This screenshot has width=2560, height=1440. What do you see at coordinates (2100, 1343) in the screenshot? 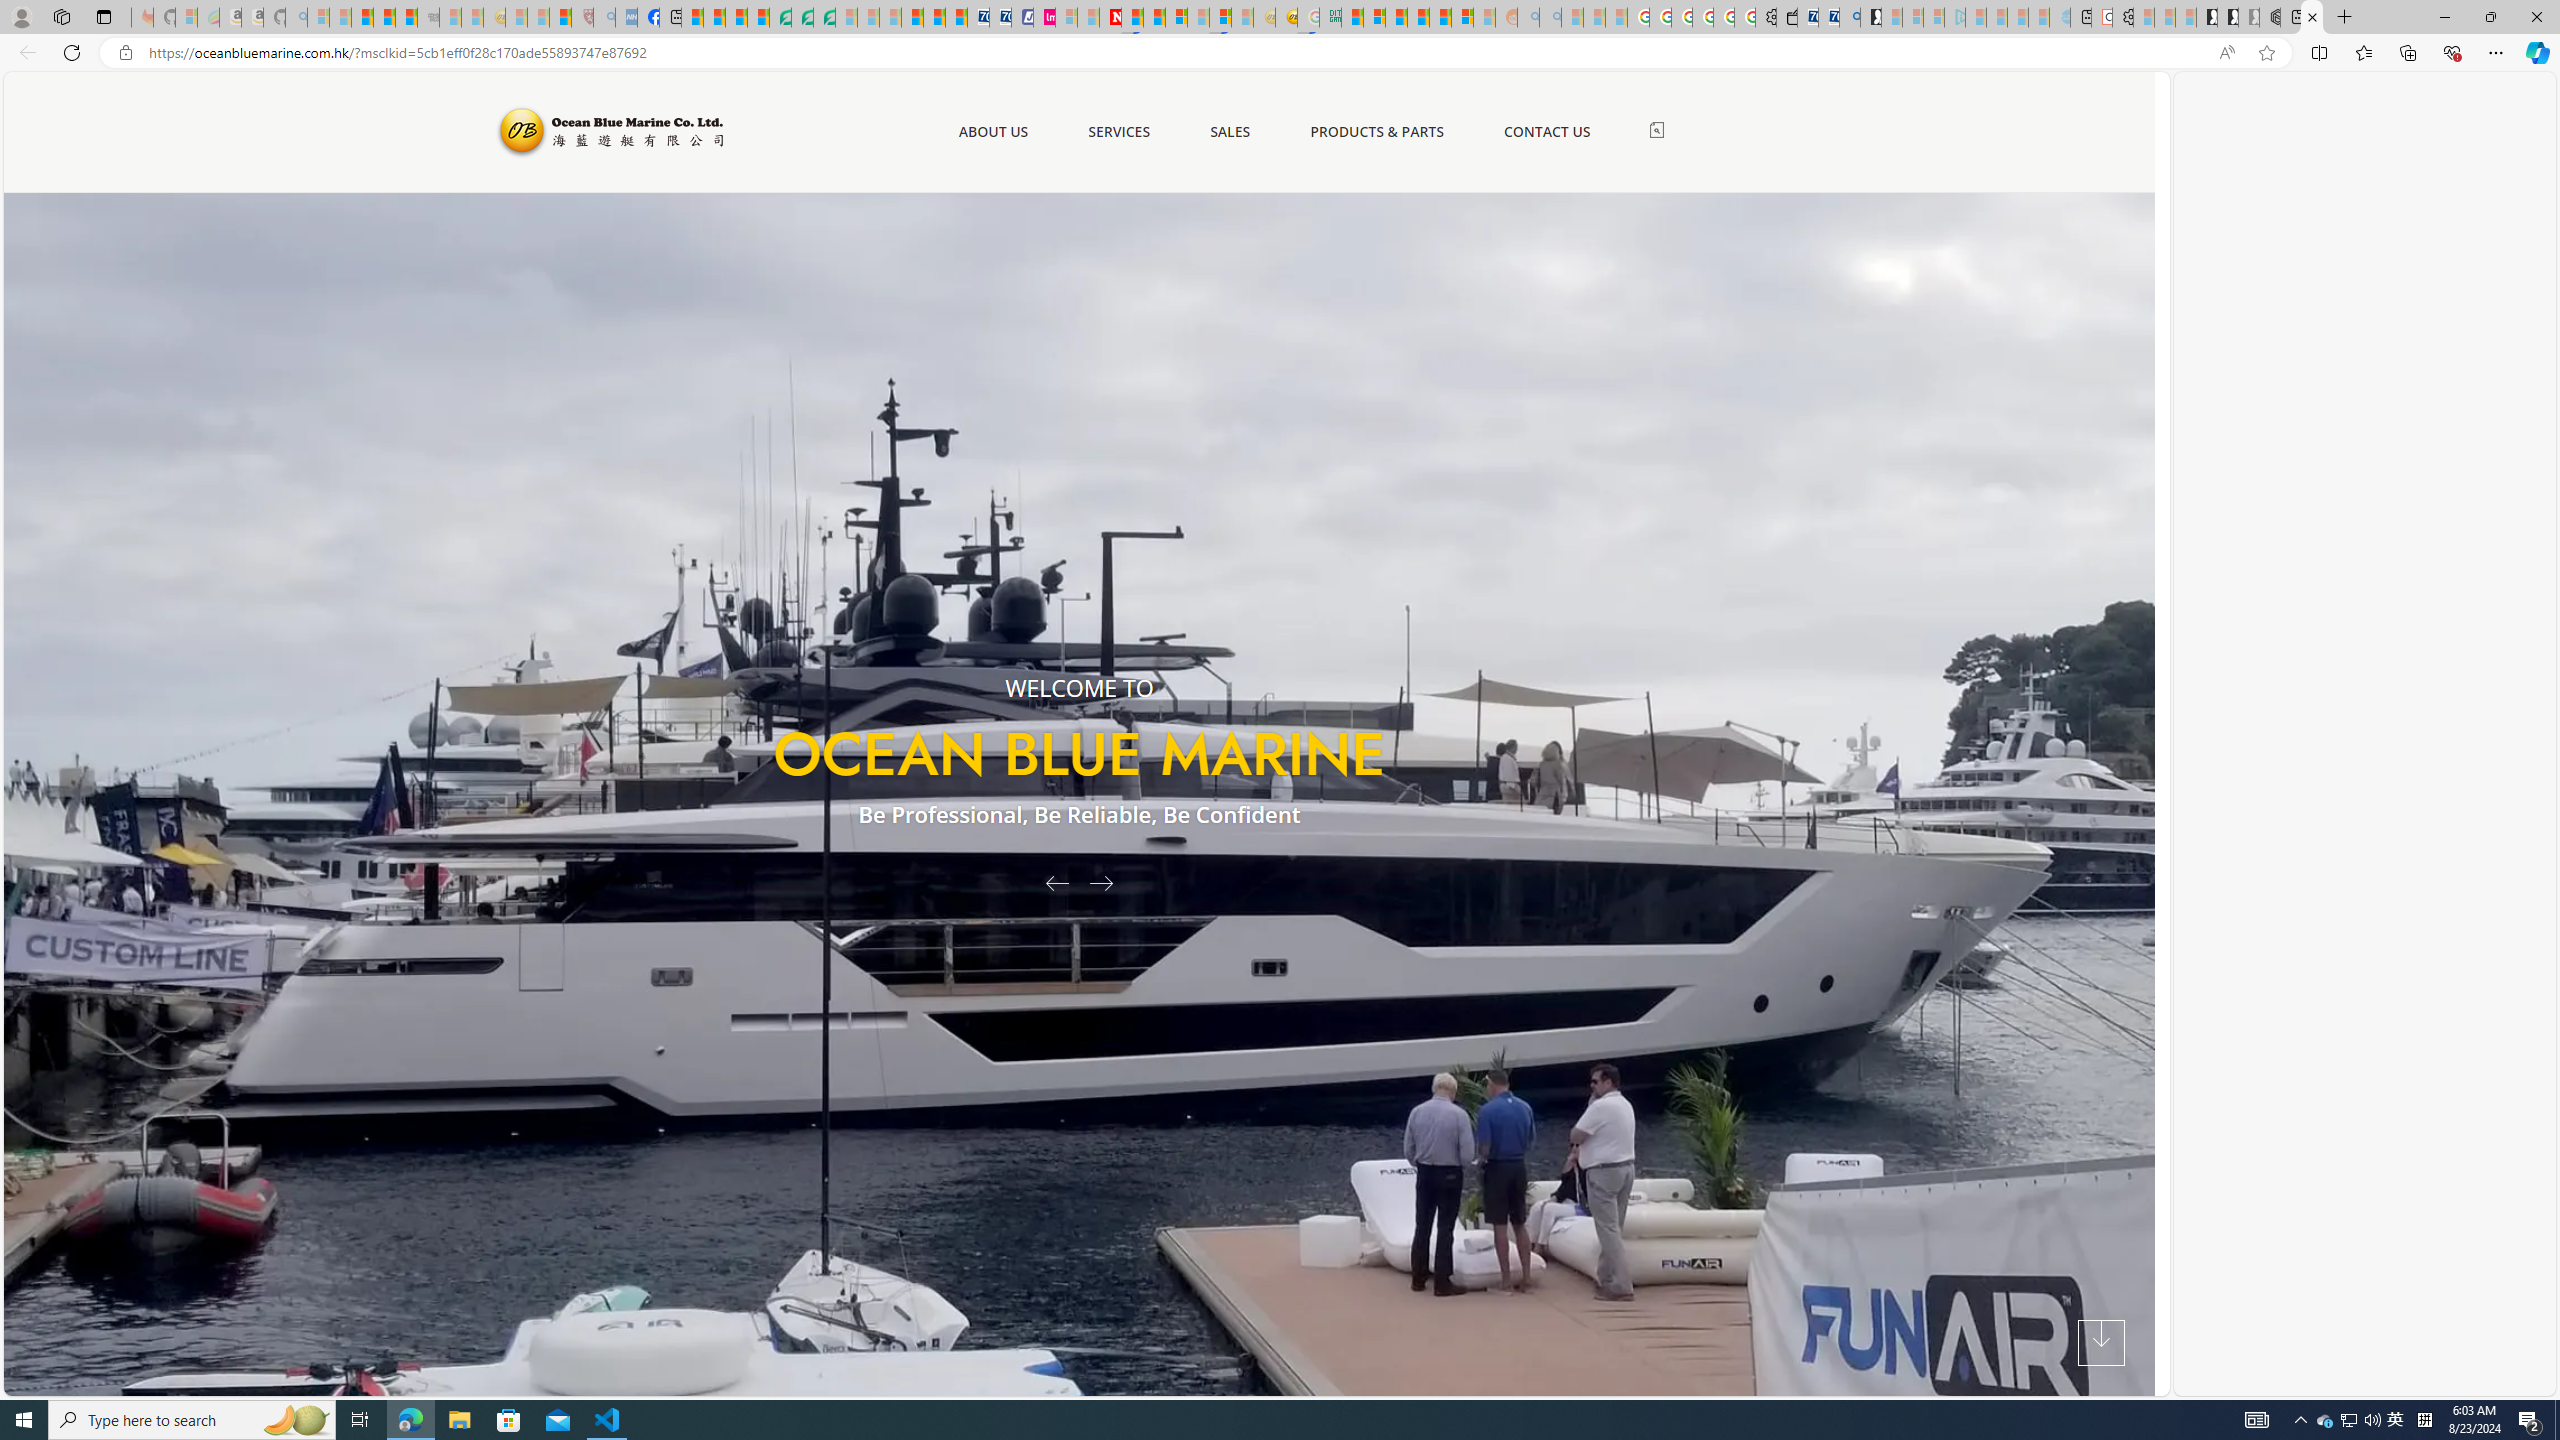
I see `'Next Section'` at bounding box center [2100, 1343].